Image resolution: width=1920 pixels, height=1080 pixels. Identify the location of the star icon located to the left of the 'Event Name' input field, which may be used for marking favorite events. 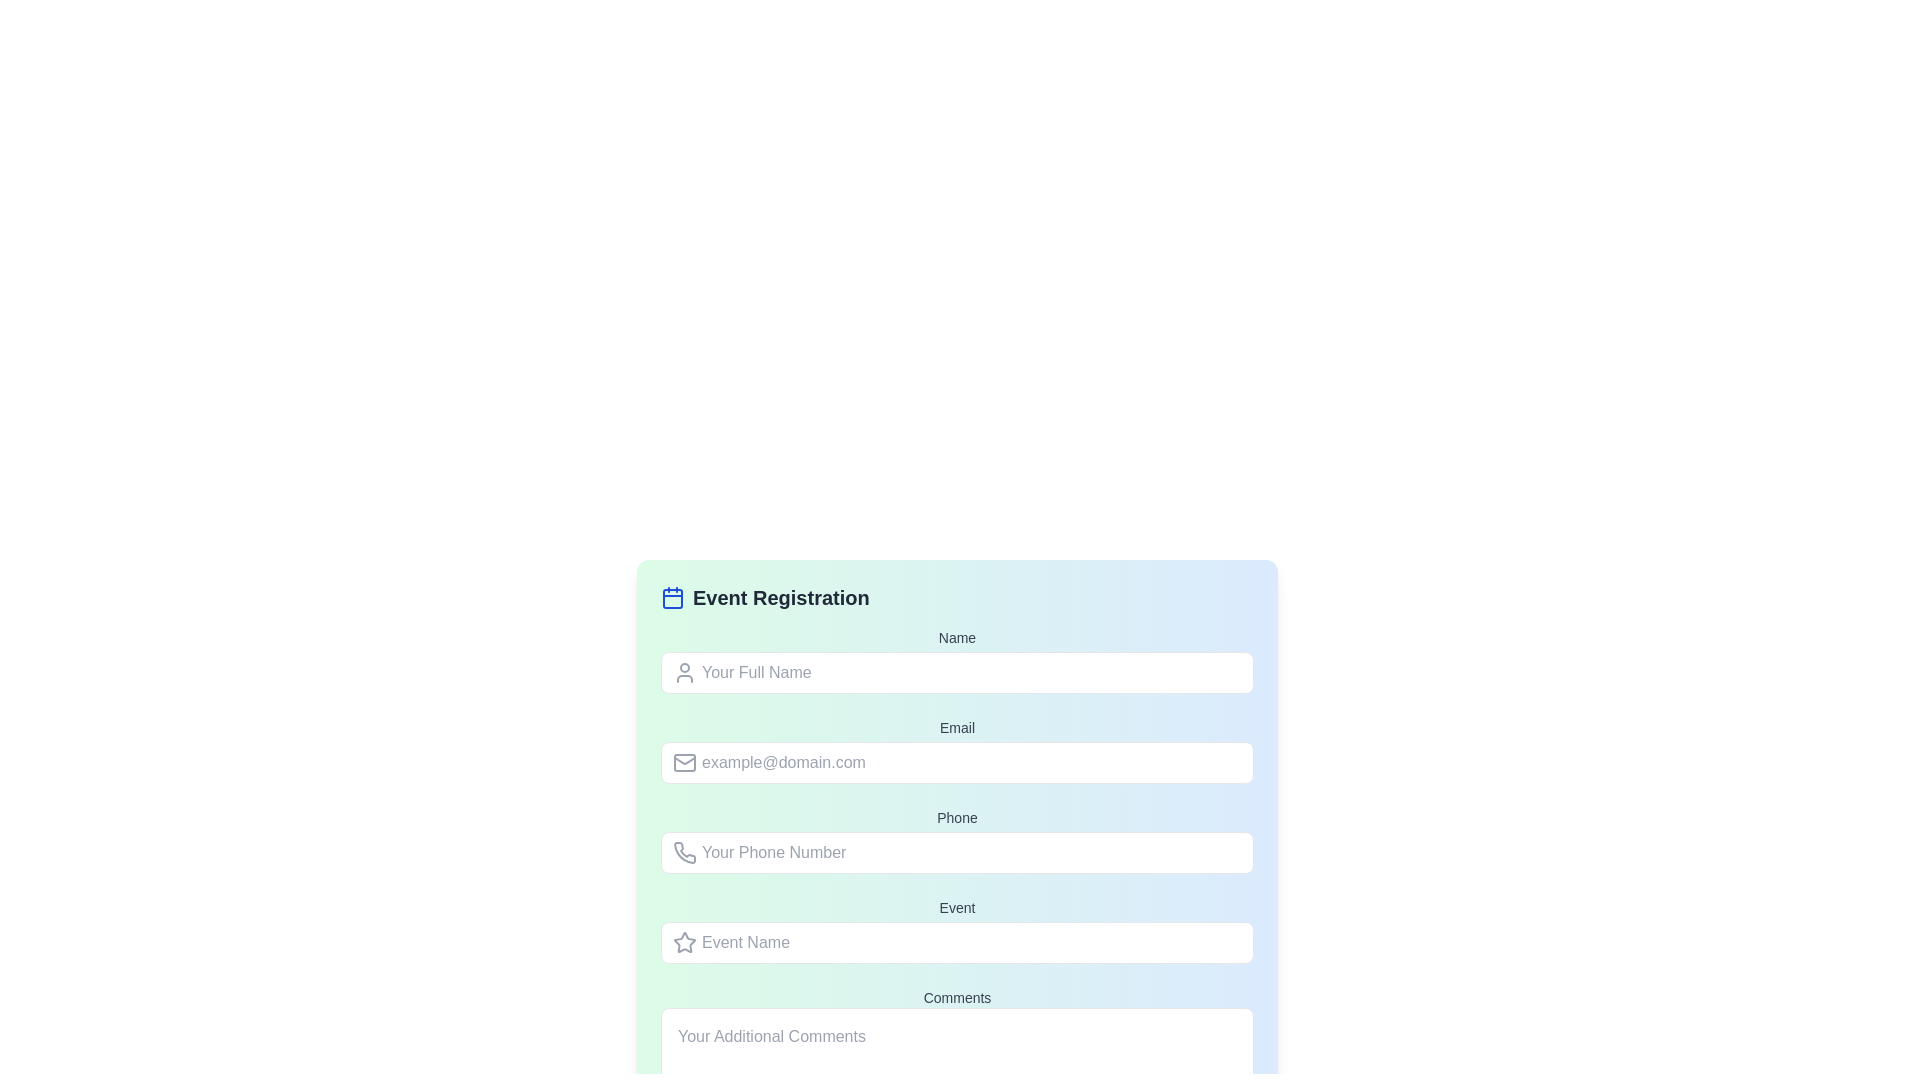
(685, 942).